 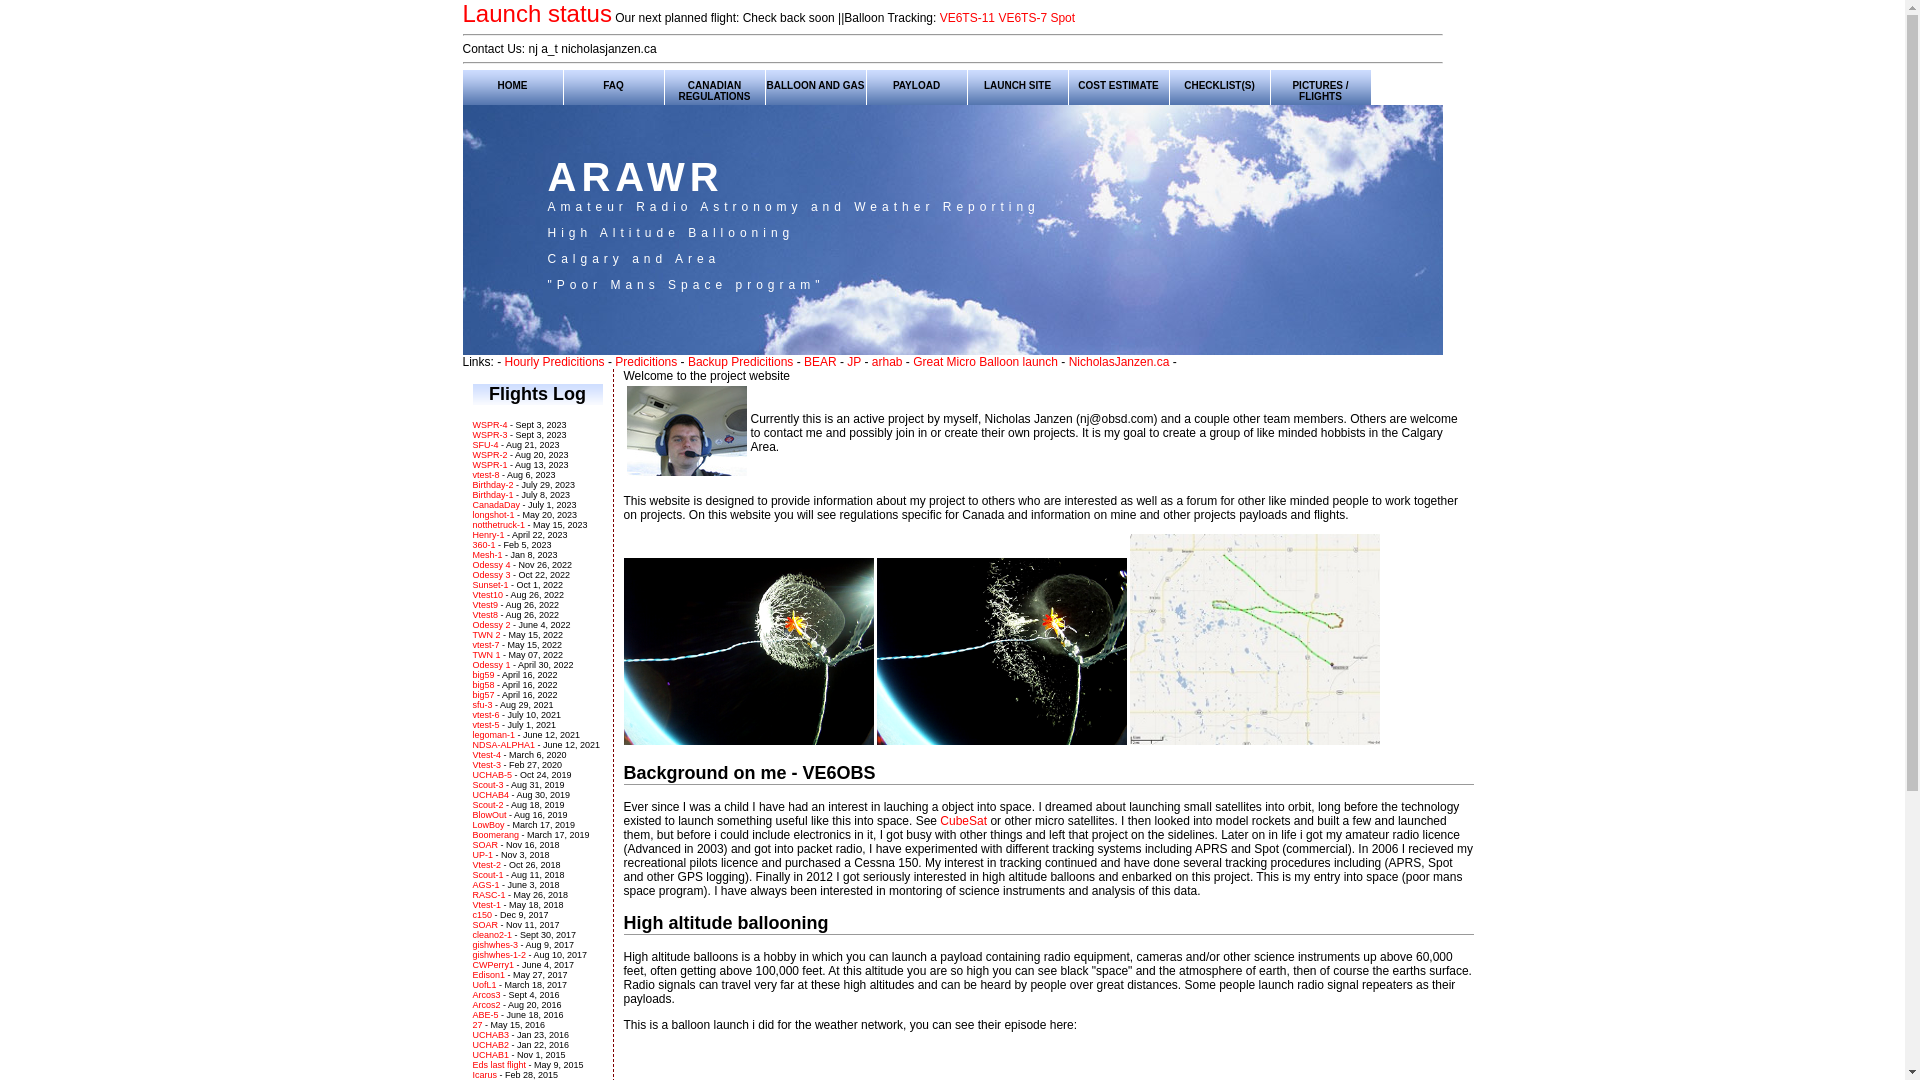 What do you see at coordinates (484, 604) in the screenshot?
I see `'Vtest9'` at bounding box center [484, 604].